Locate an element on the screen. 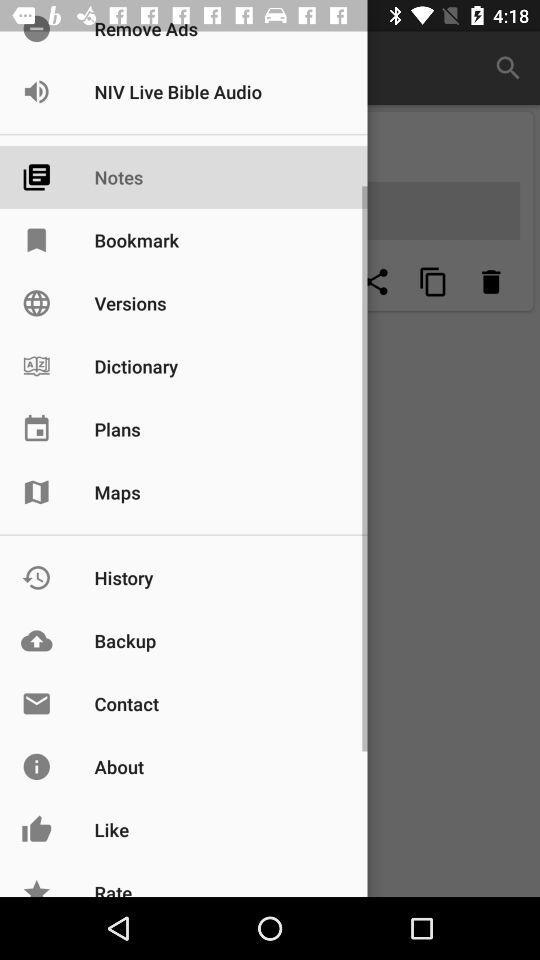 The width and height of the screenshot is (540, 960). new tape is located at coordinates (318, 281).